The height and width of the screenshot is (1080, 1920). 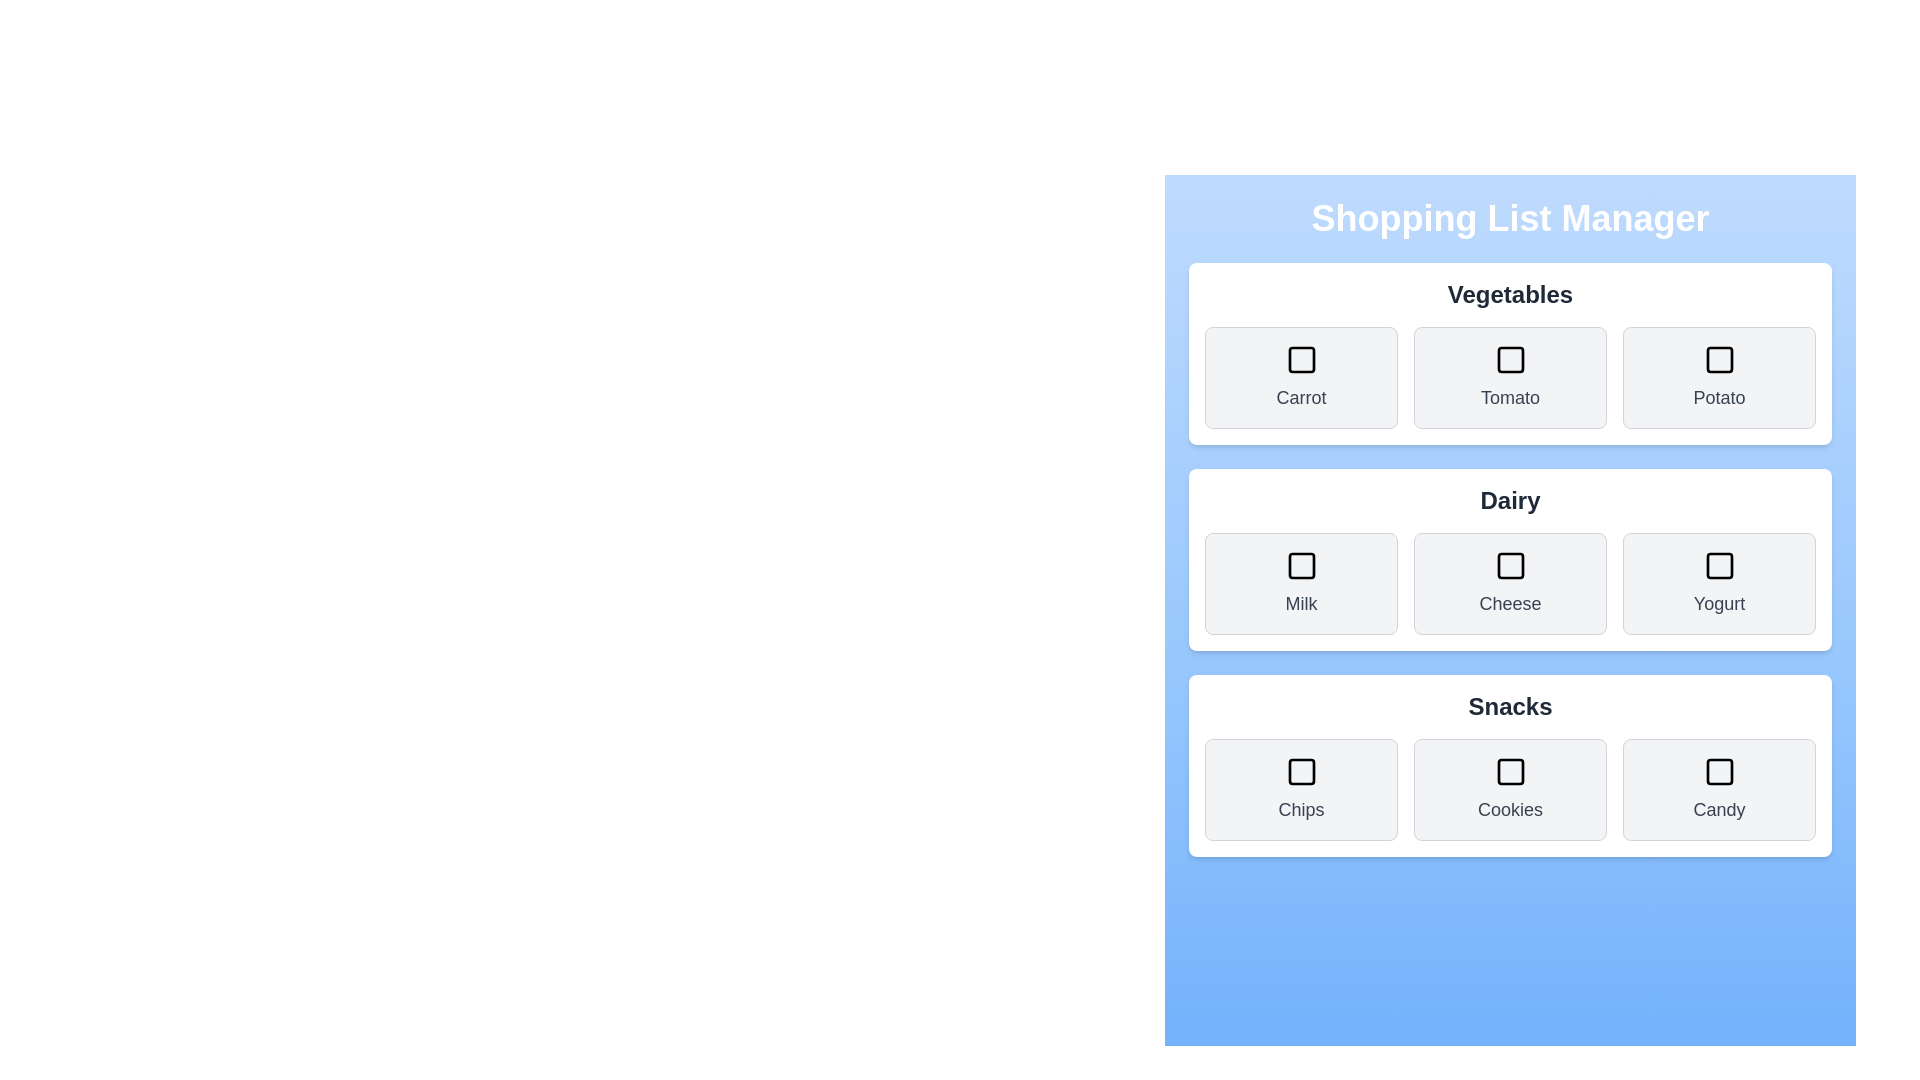 I want to click on the item Milk to observe the hover effect, so click(x=1301, y=583).